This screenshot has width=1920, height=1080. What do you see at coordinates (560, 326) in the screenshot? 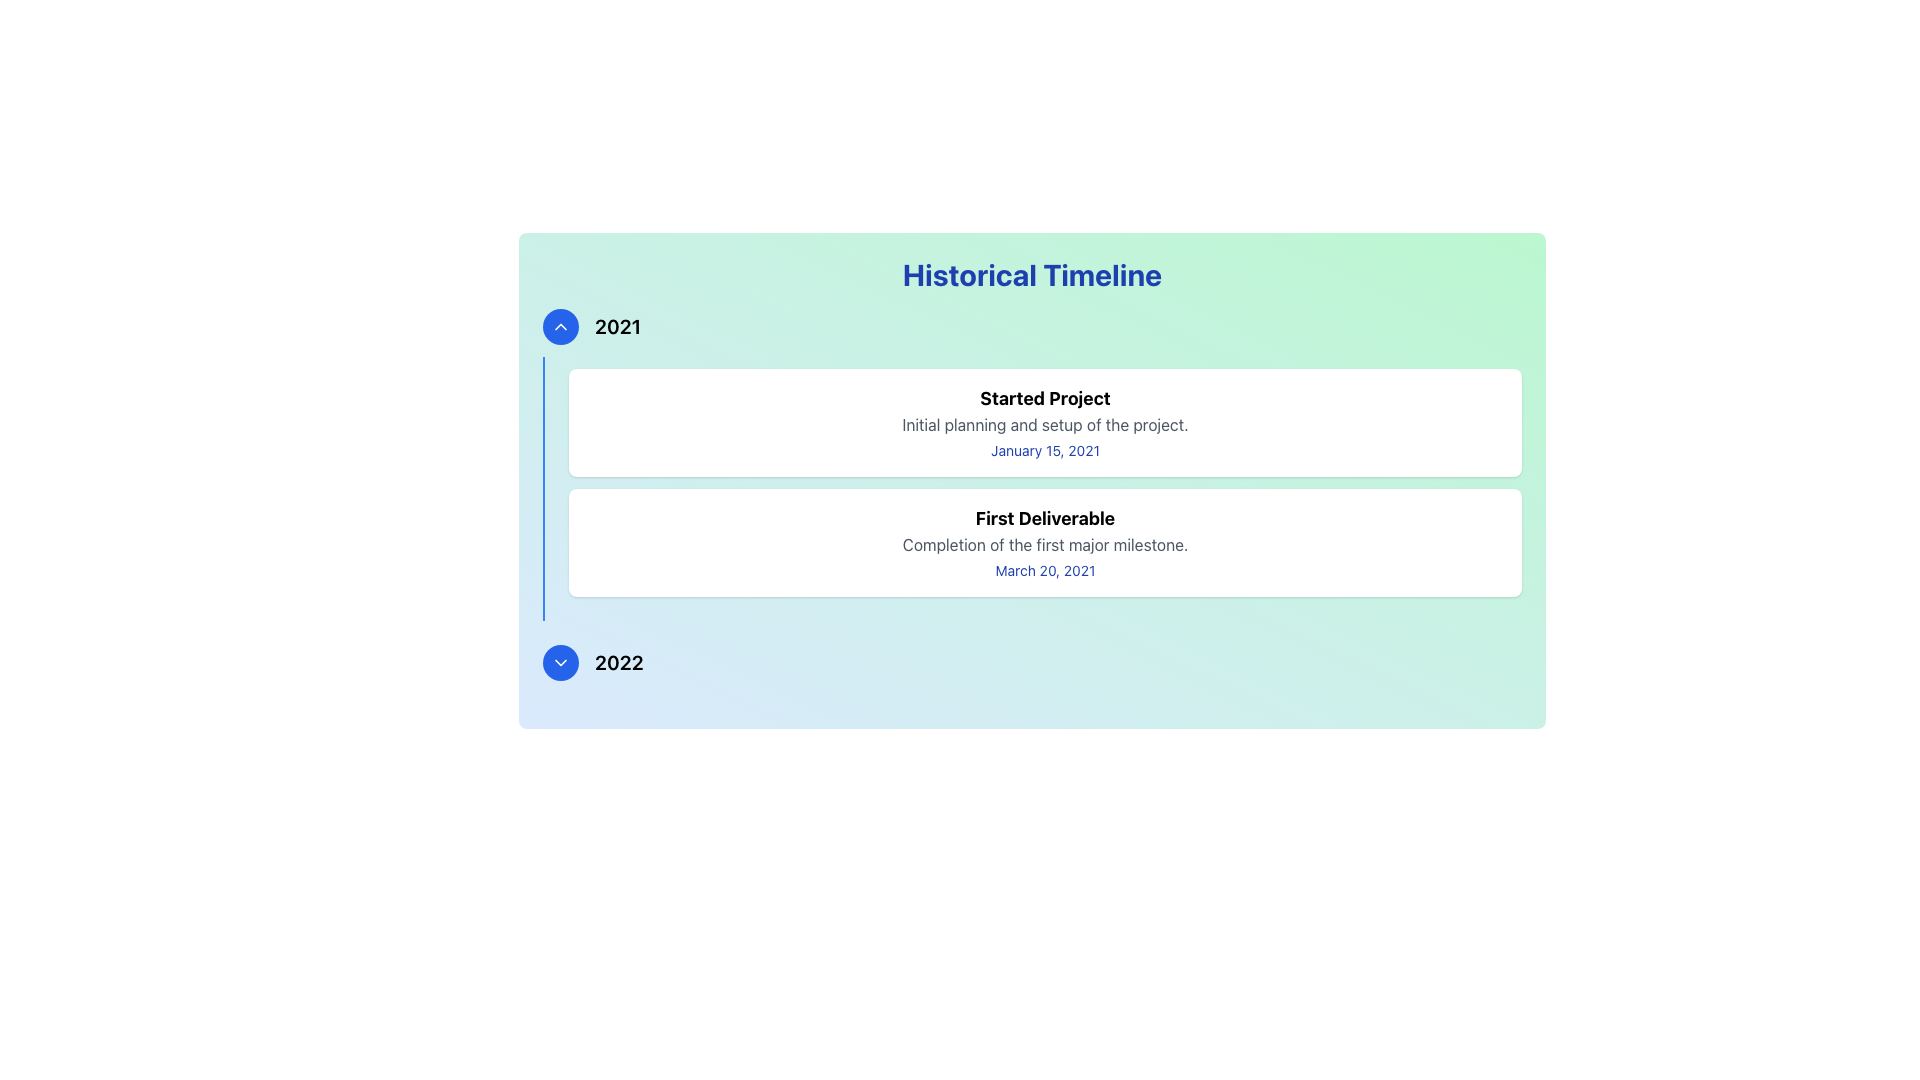
I see `the upward navigation button located in the top-left portion of the timeline interface` at bounding box center [560, 326].